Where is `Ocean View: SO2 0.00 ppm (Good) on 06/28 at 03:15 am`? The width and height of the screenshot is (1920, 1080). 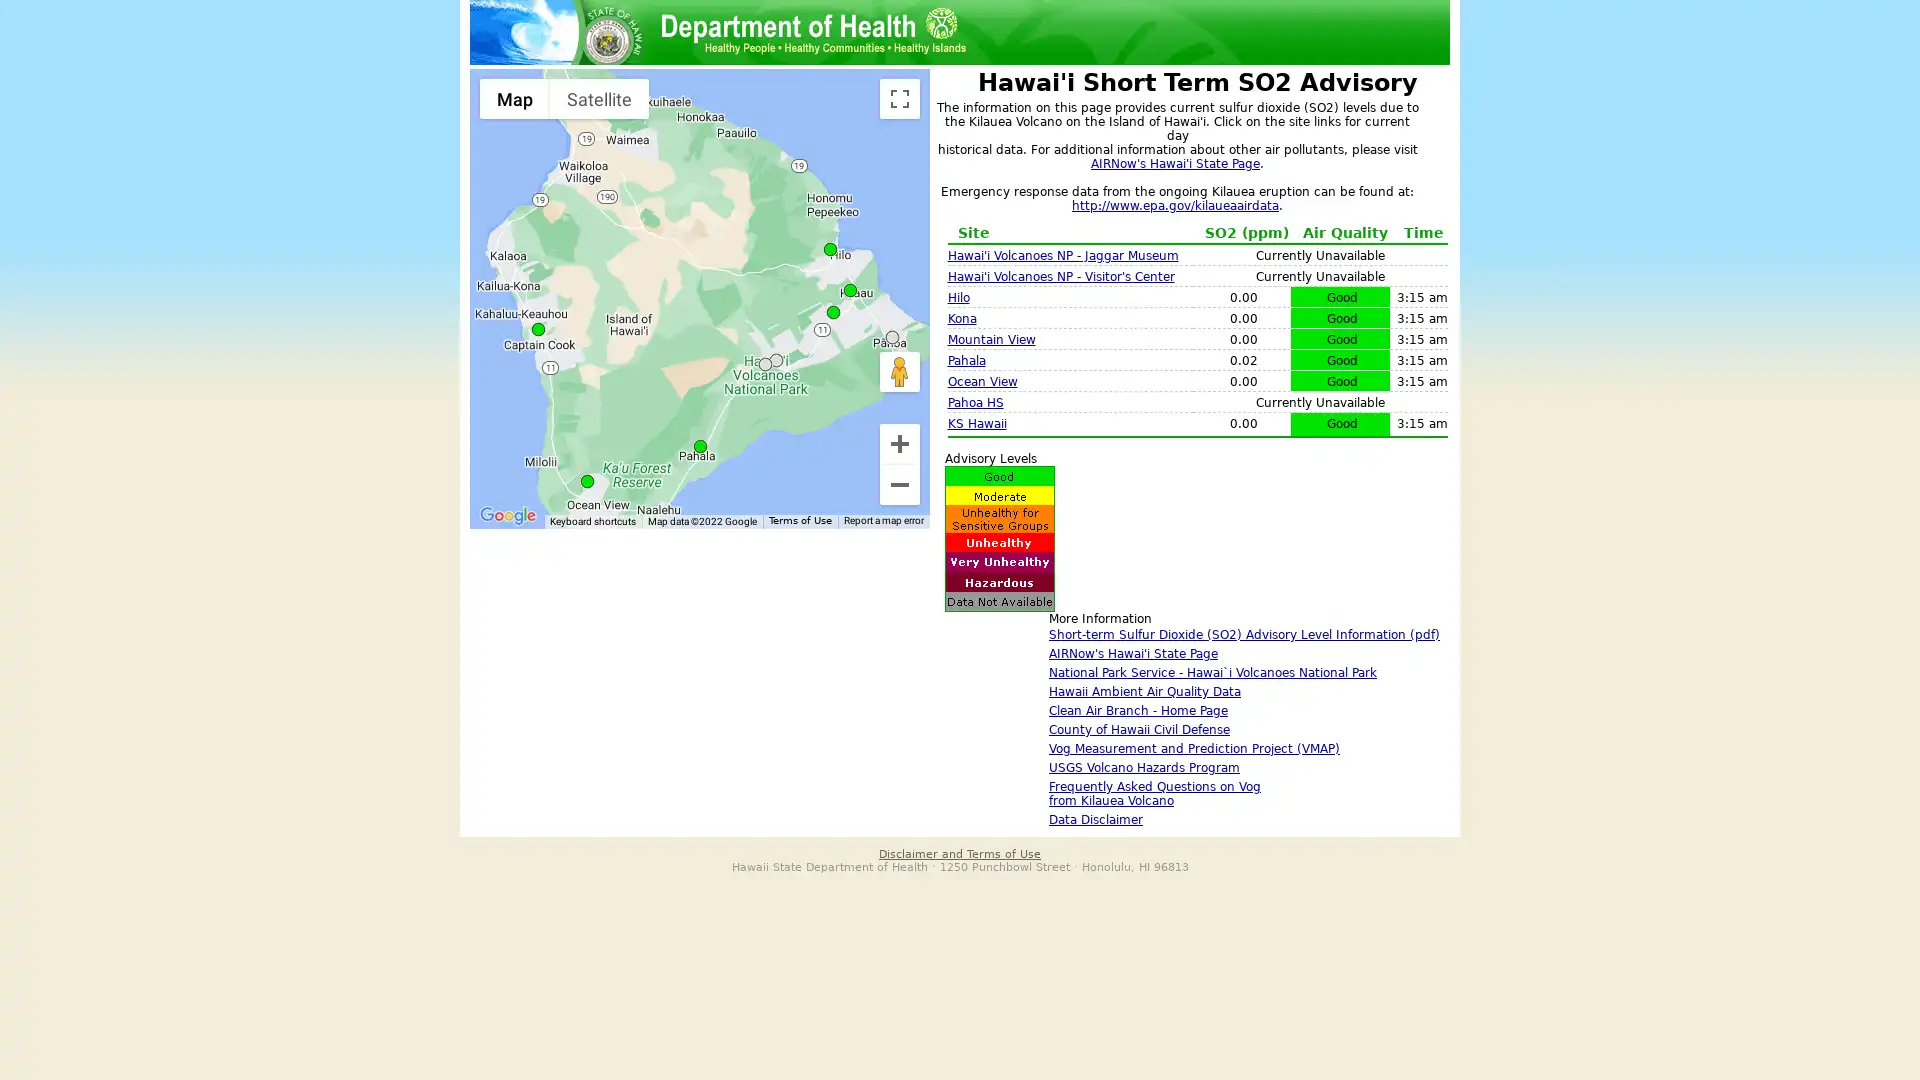 Ocean View: SO2 0.00 ppm (Good) on 06/28 at 03:15 am is located at coordinates (586, 481).